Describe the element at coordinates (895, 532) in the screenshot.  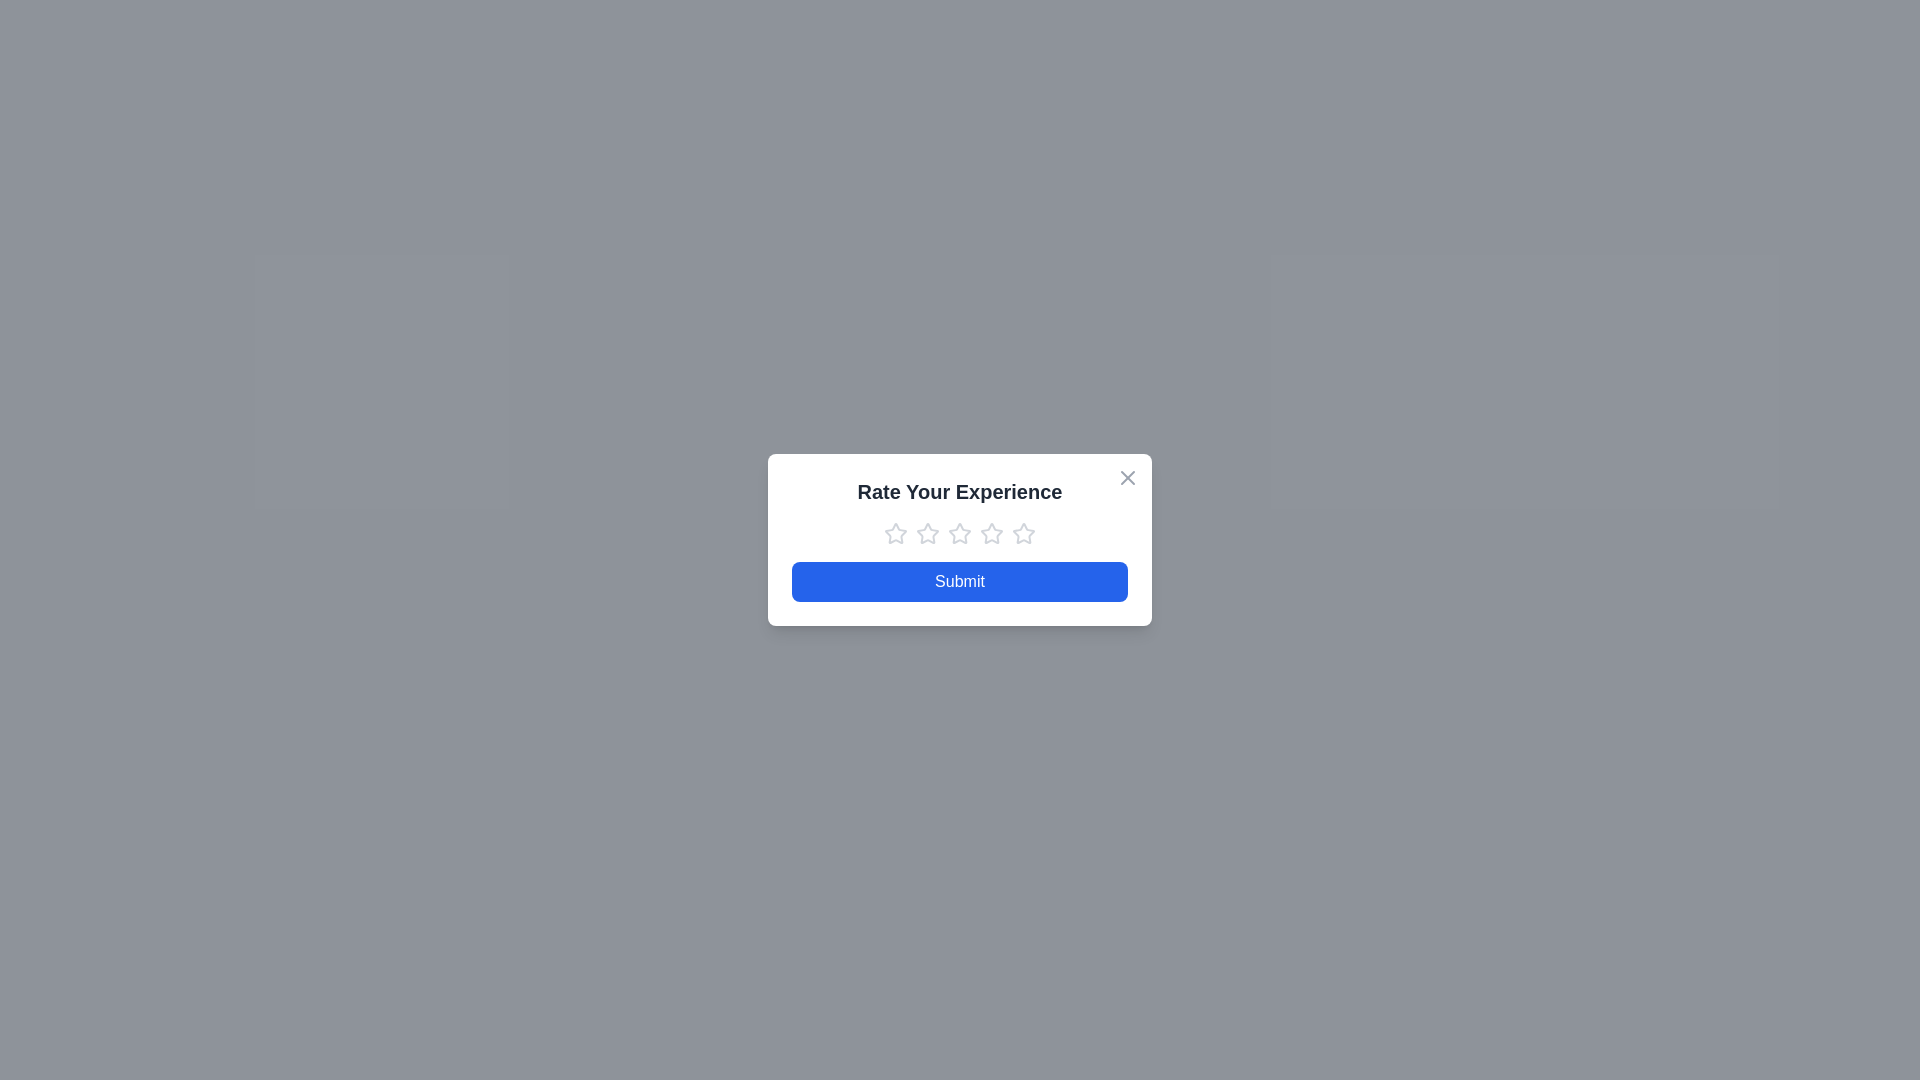
I see `the star corresponding to 1 to rate the experience` at that location.